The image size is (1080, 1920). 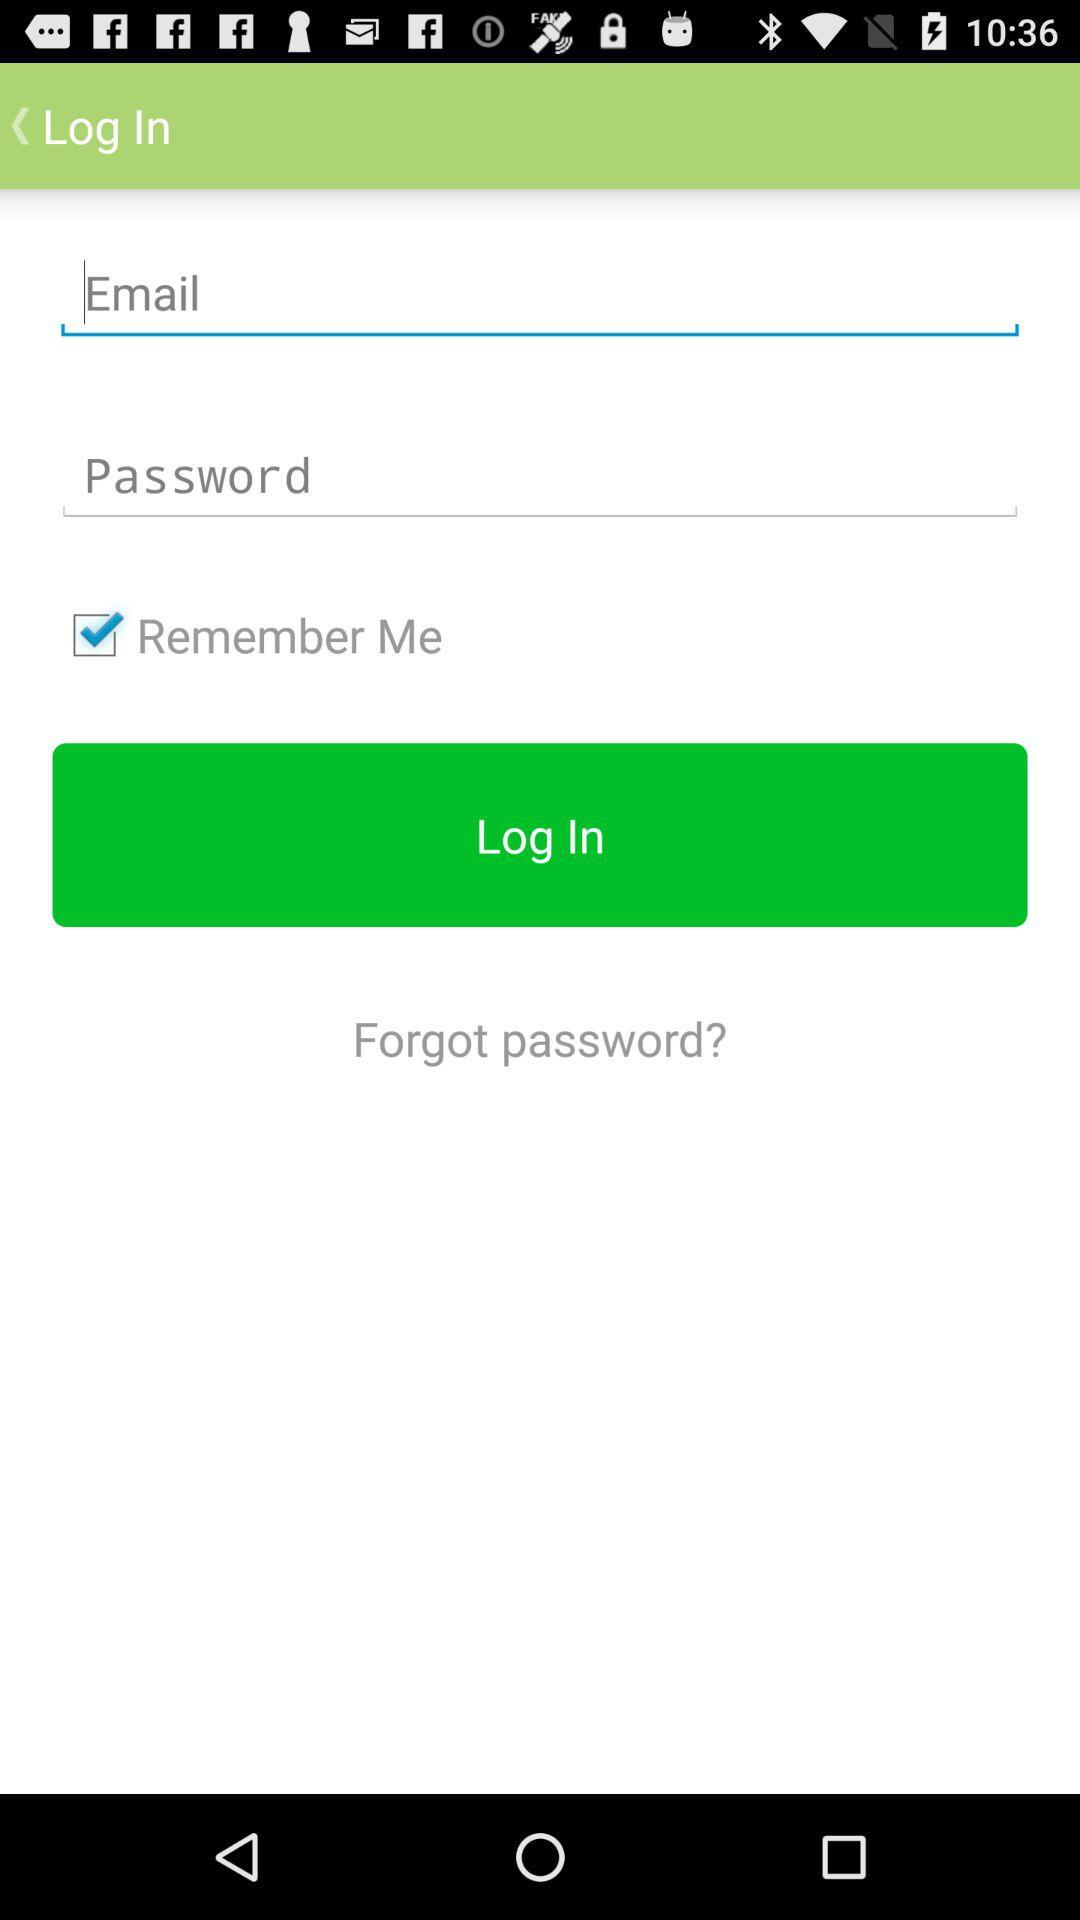 What do you see at coordinates (540, 474) in the screenshot?
I see `insert password` at bounding box center [540, 474].